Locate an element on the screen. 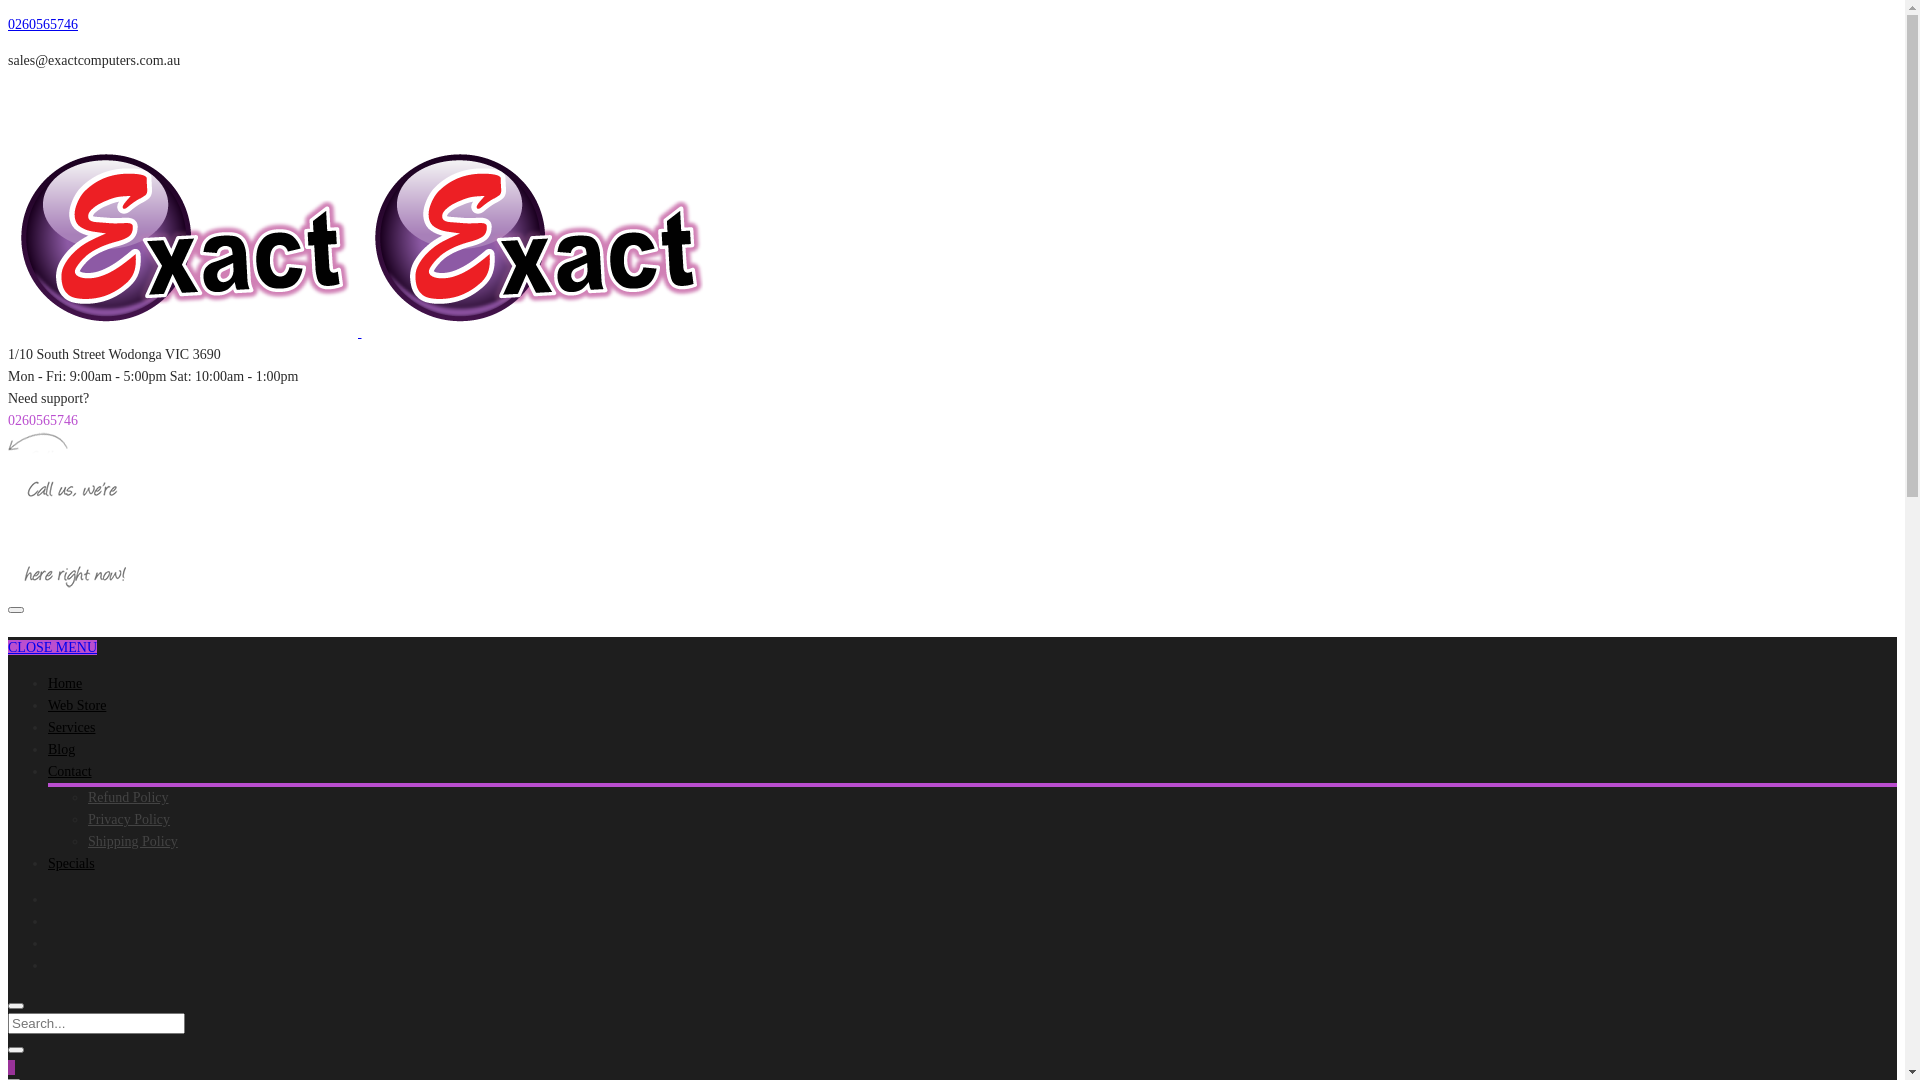  'Shipping Policy' is located at coordinates (132, 841).